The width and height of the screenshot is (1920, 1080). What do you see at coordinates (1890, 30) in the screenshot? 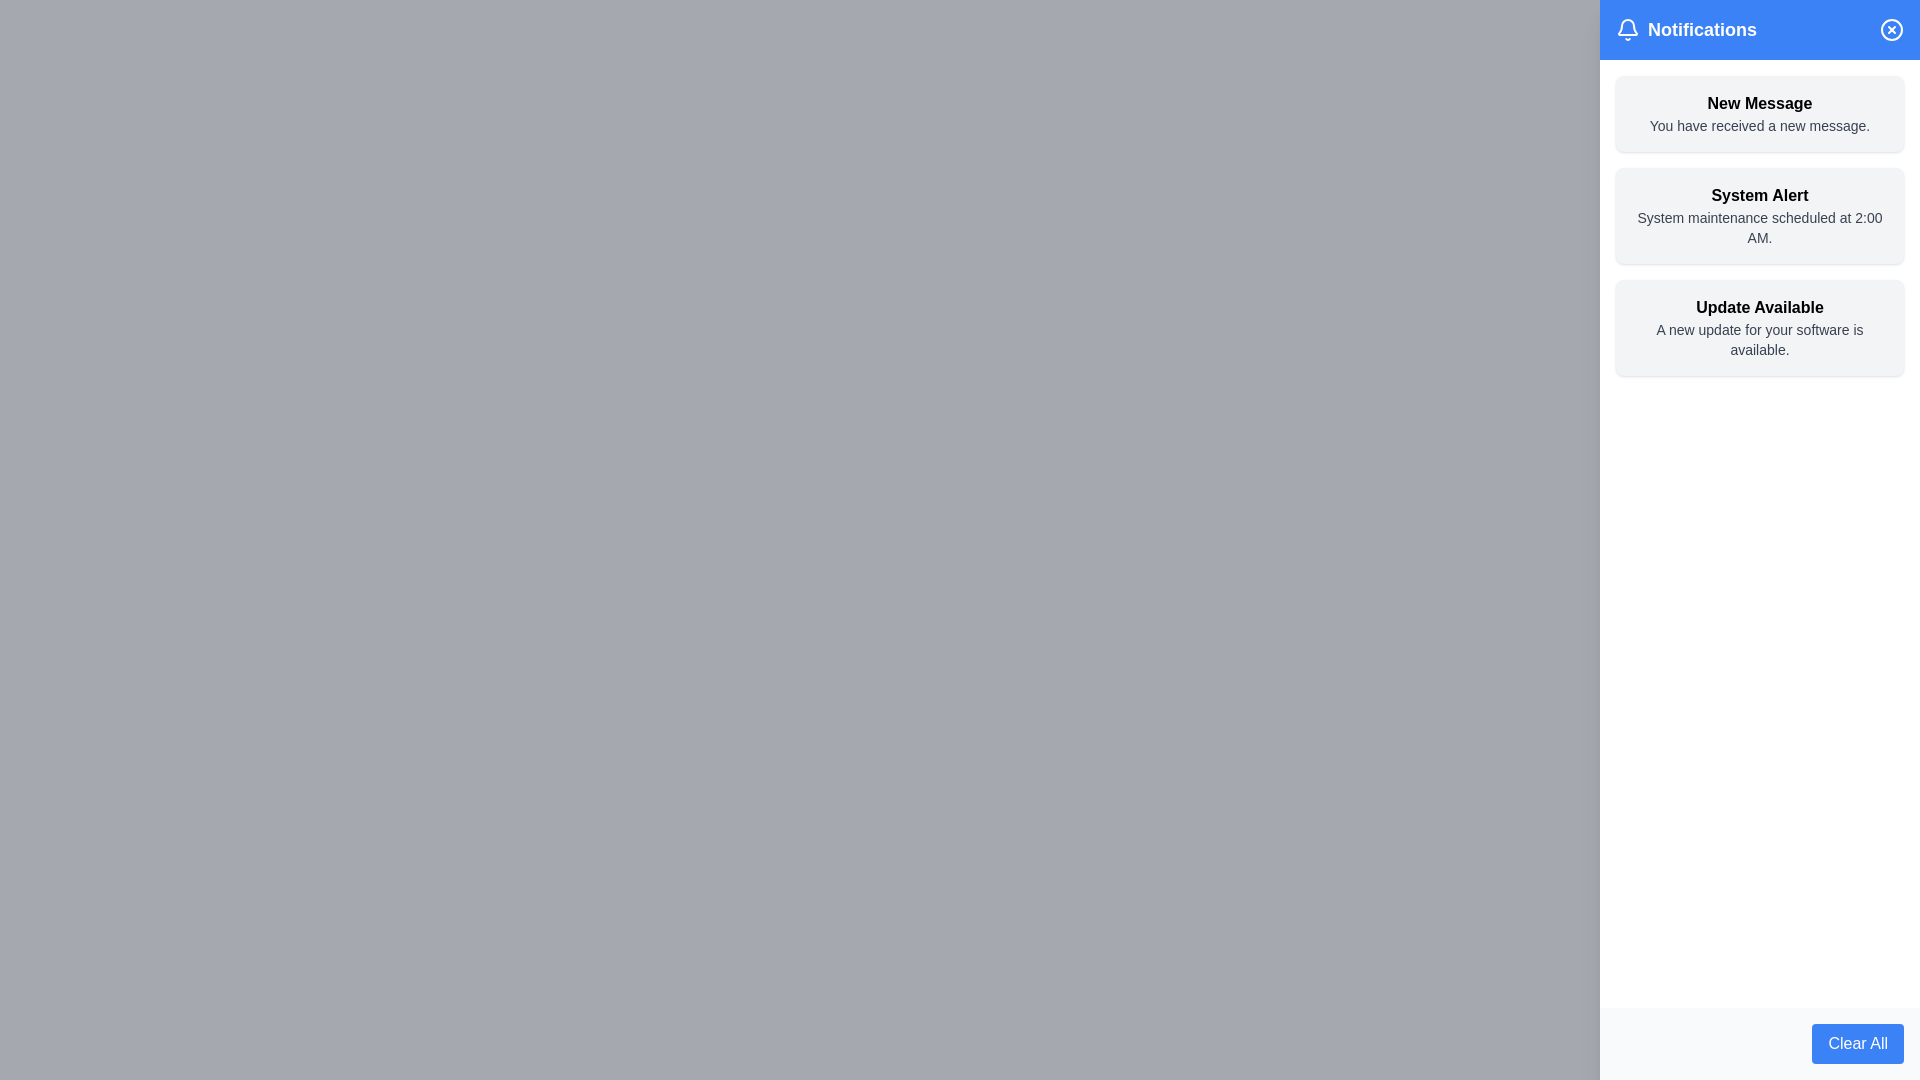
I see `the circular icon located in the top-right corner of the notification bar to interact with its associated functionality` at bounding box center [1890, 30].